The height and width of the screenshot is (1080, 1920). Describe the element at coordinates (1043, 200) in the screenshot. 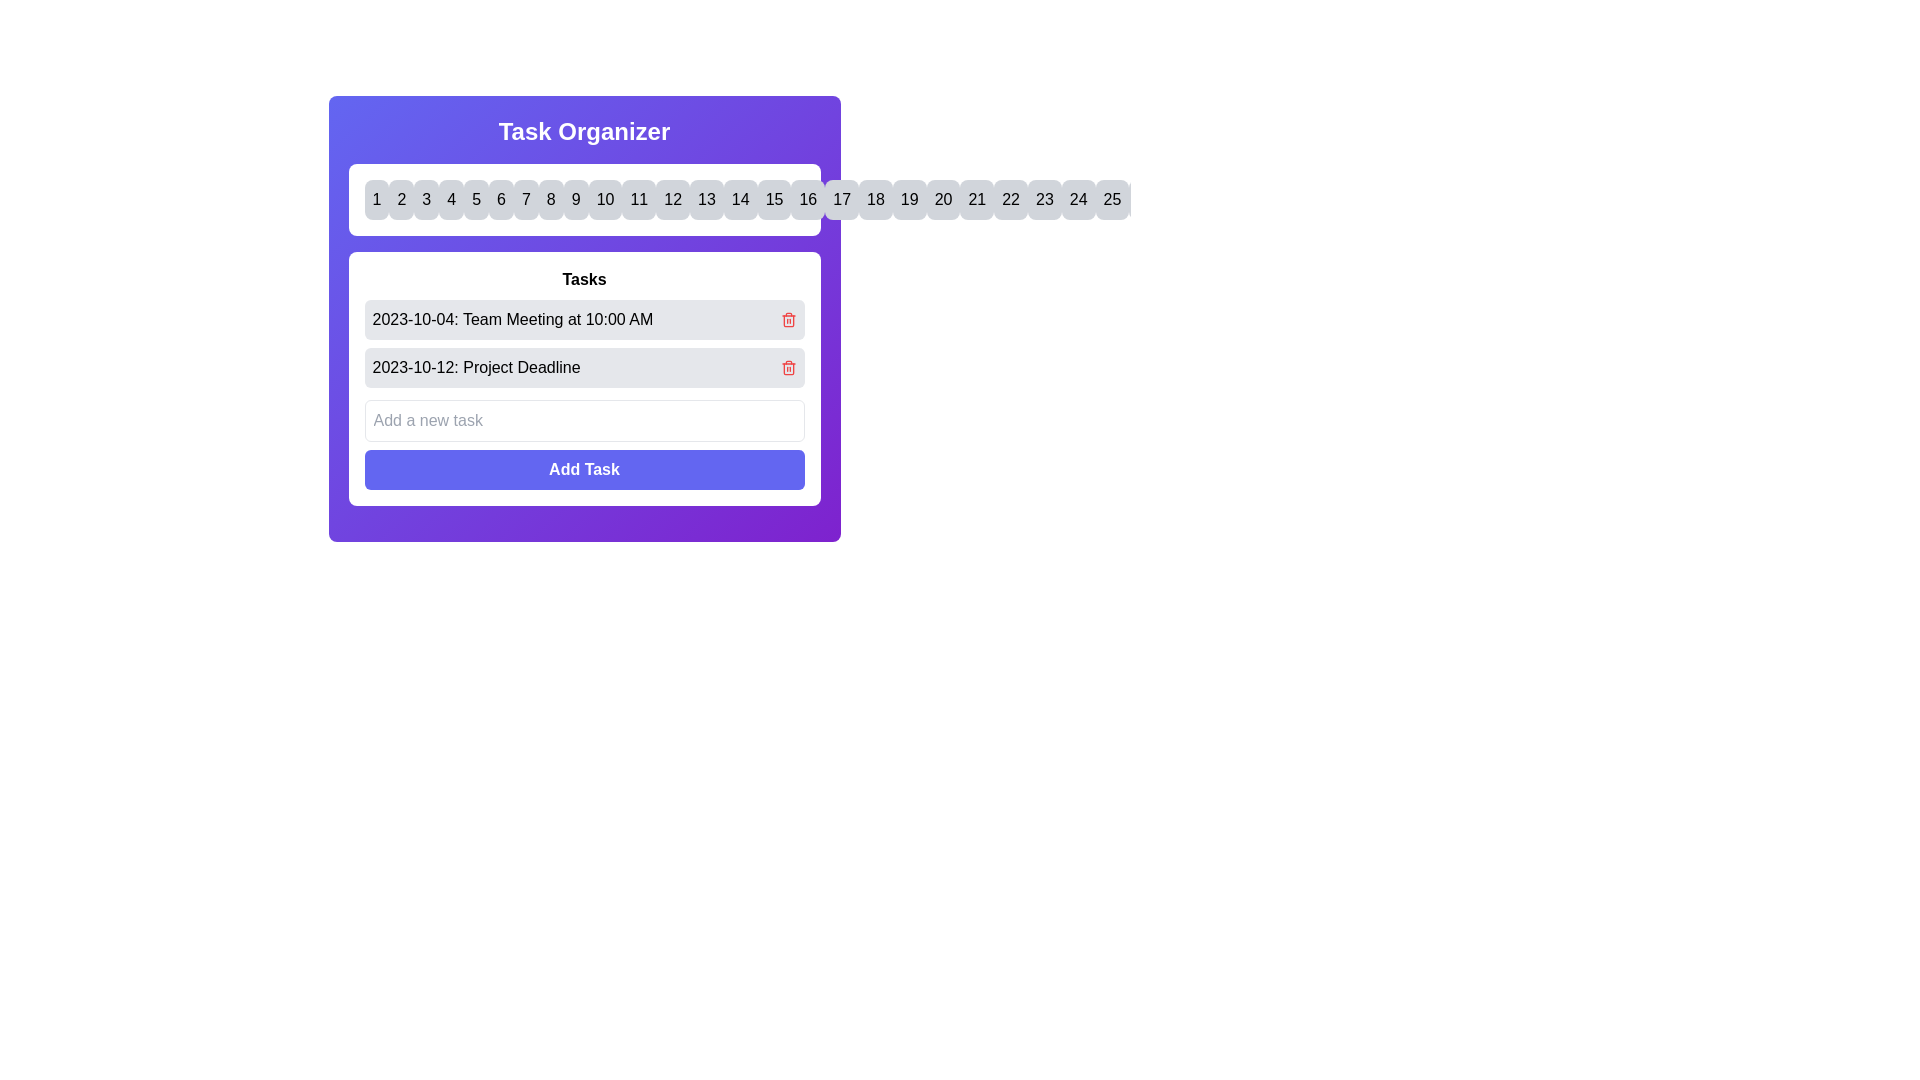

I see `the 23rd button in the horizontal row beneath the 'Task Organizer' header` at that location.